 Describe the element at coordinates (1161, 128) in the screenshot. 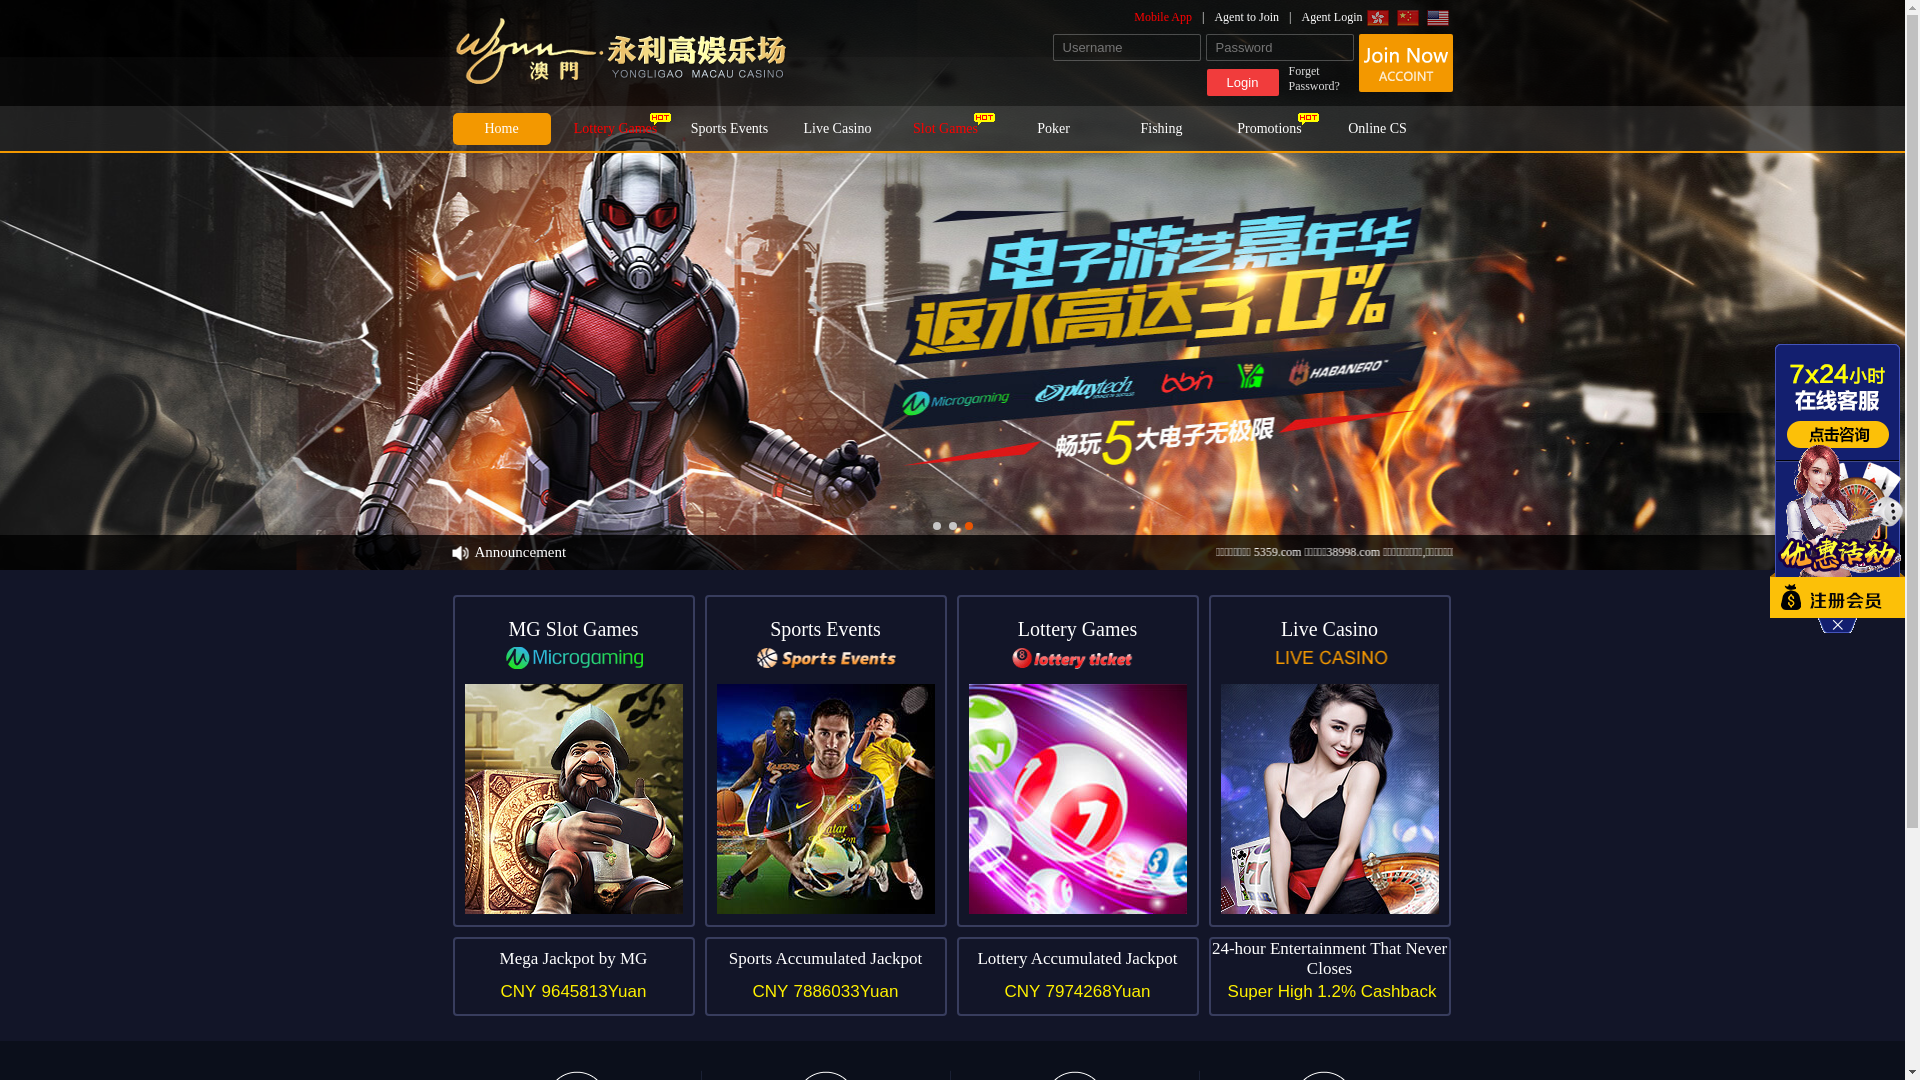

I see `'Fishing'` at that location.